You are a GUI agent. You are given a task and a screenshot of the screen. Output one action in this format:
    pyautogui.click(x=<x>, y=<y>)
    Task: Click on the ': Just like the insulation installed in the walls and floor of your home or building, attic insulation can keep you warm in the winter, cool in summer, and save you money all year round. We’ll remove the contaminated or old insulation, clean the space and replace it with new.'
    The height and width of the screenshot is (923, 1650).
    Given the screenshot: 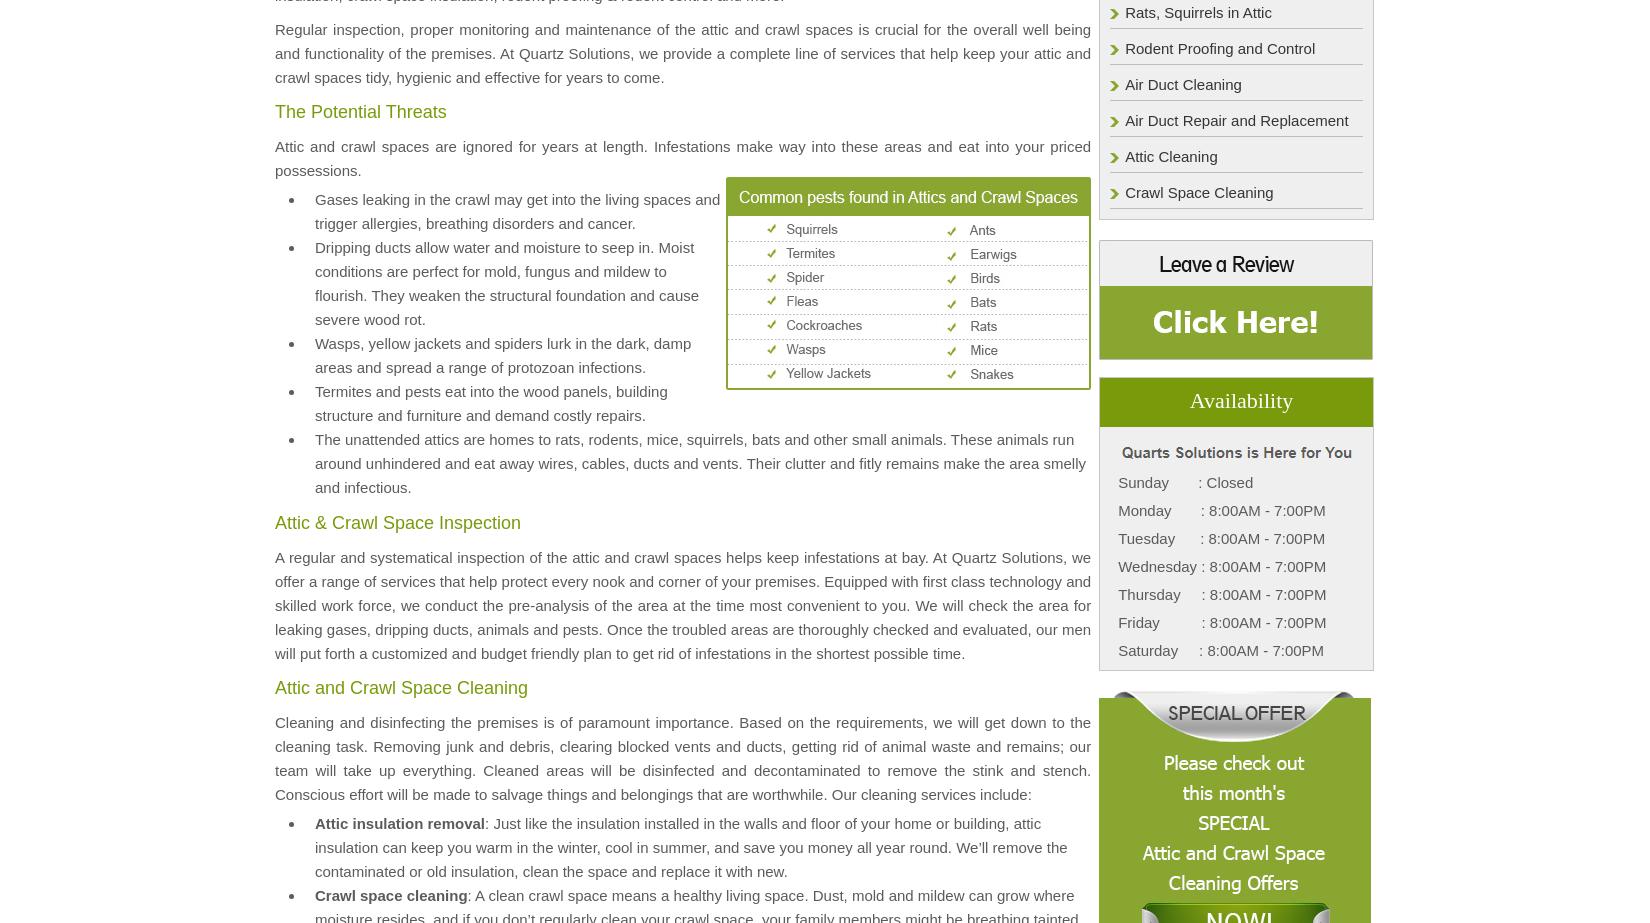 What is the action you would take?
    pyautogui.click(x=690, y=846)
    